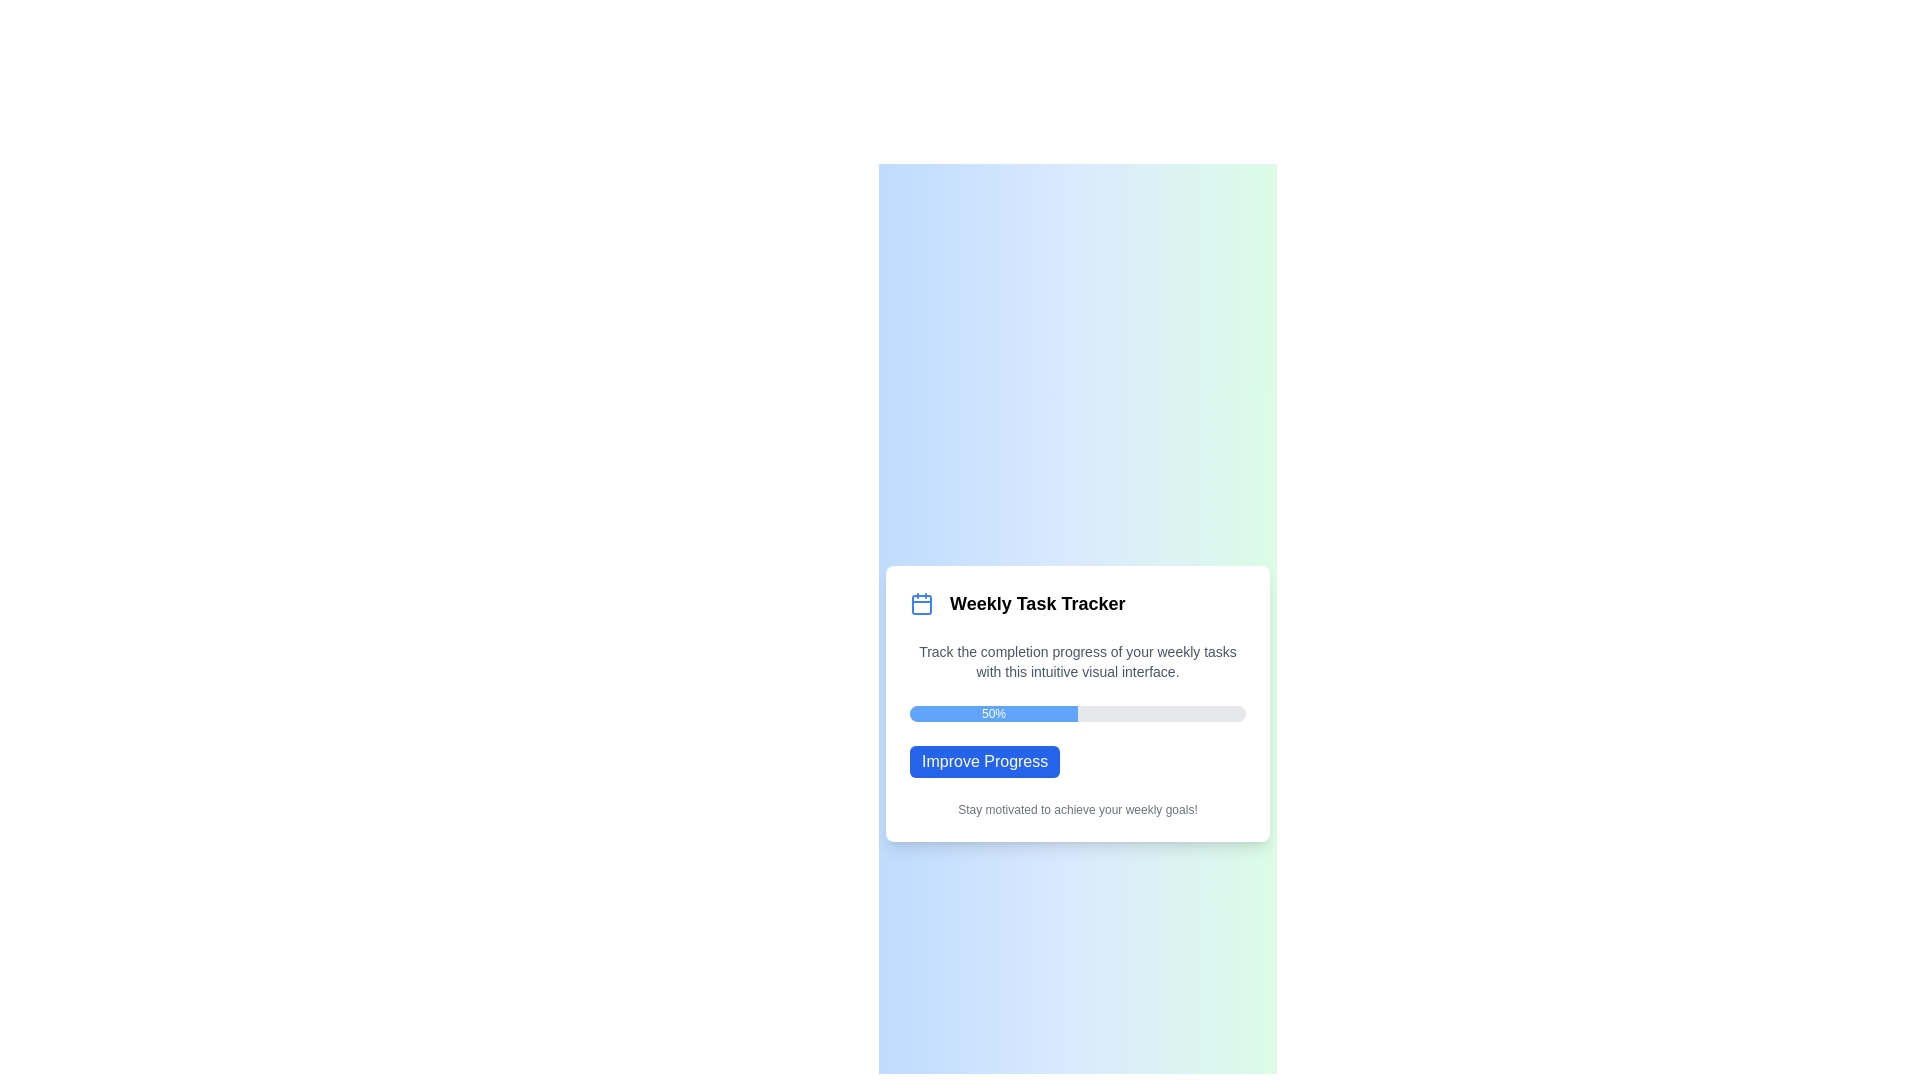 This screenshot has width=1920, height=1080. I want to click on the calendar icon located to the left of the 'Weekly Task Tracker' text, serving as a visual indicator for scheduling or task tracking, so click(920, 603).